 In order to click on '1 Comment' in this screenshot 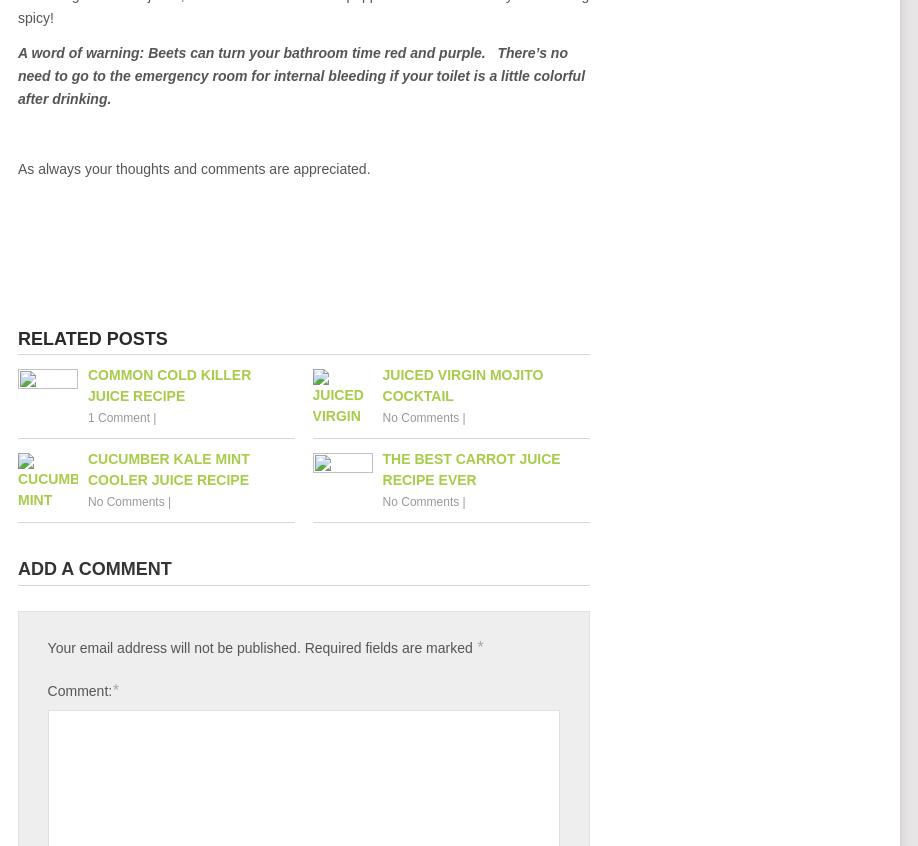, I will do `click(117, 416)`.